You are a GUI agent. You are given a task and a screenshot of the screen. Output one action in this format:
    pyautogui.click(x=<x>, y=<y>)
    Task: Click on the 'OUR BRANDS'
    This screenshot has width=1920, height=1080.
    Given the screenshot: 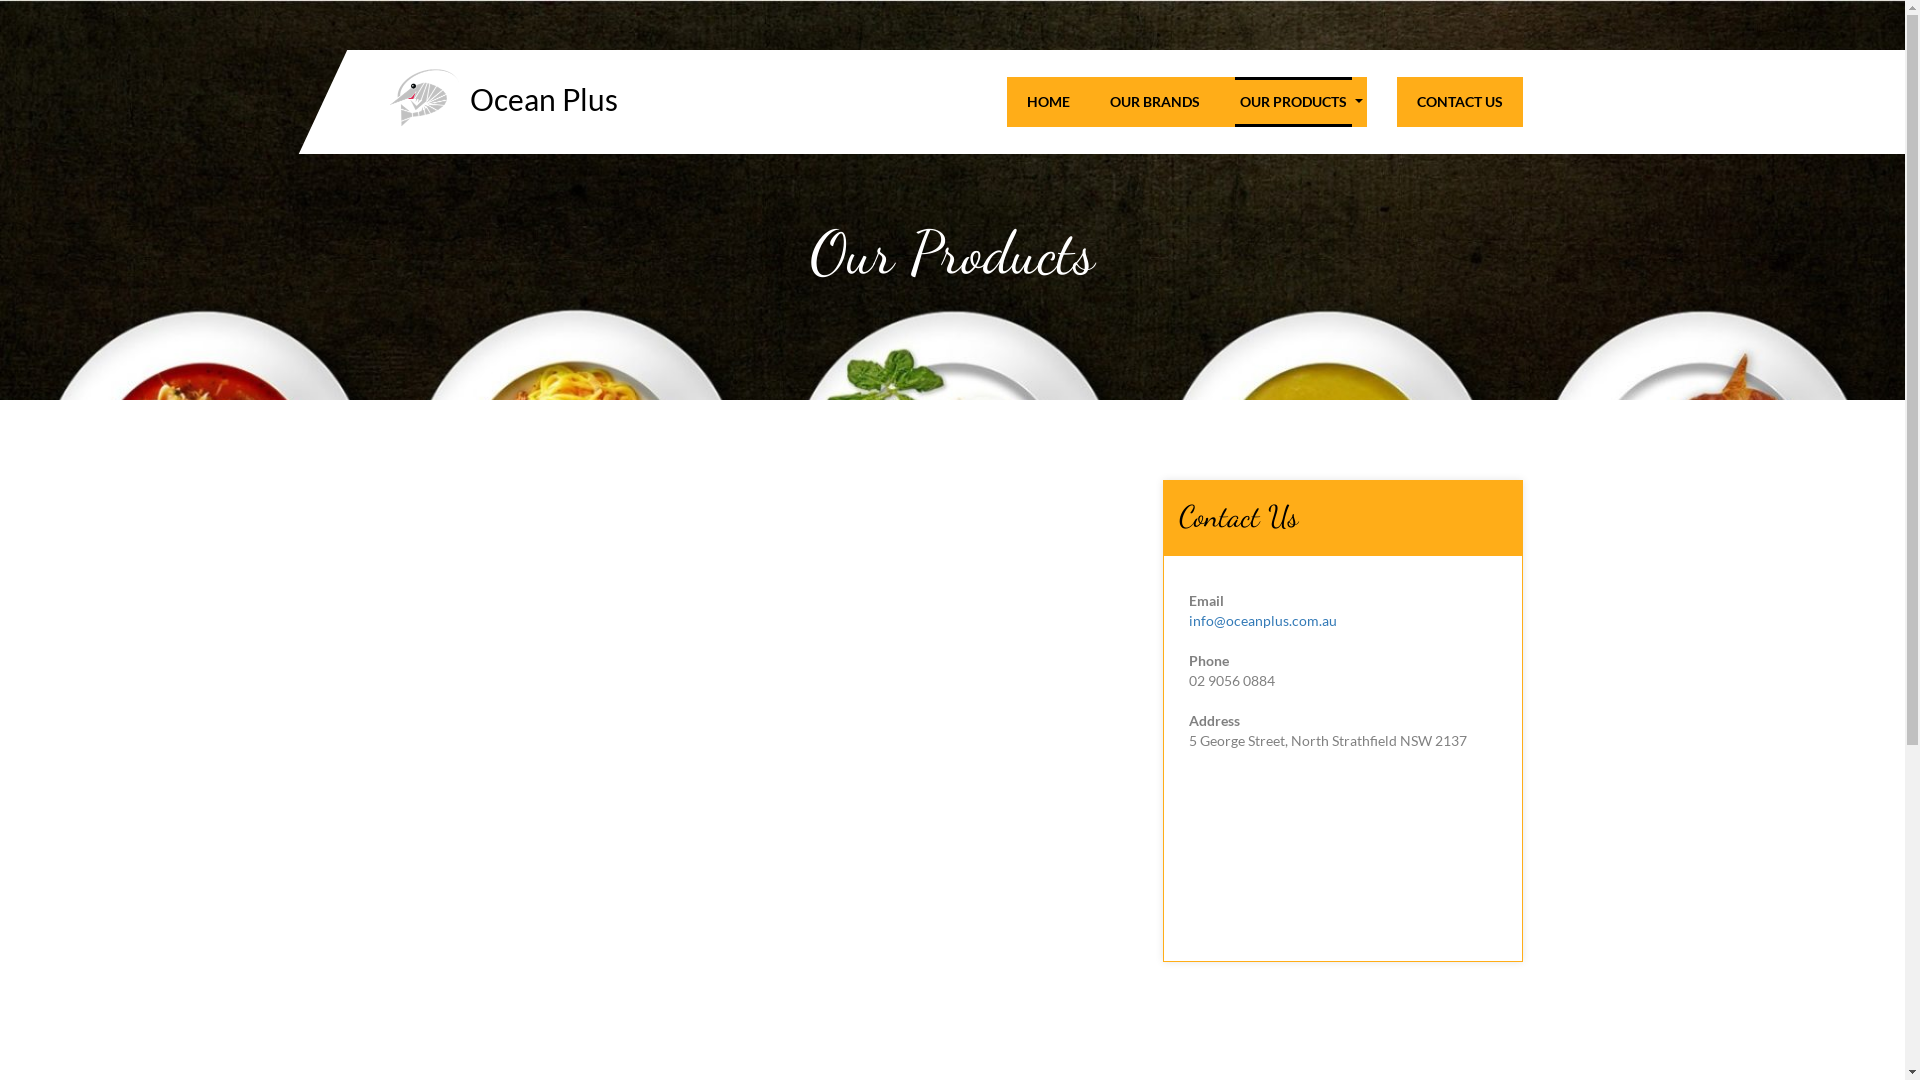 What is the action you would take?
    pyautogui.click(x=1153, y=101)
    